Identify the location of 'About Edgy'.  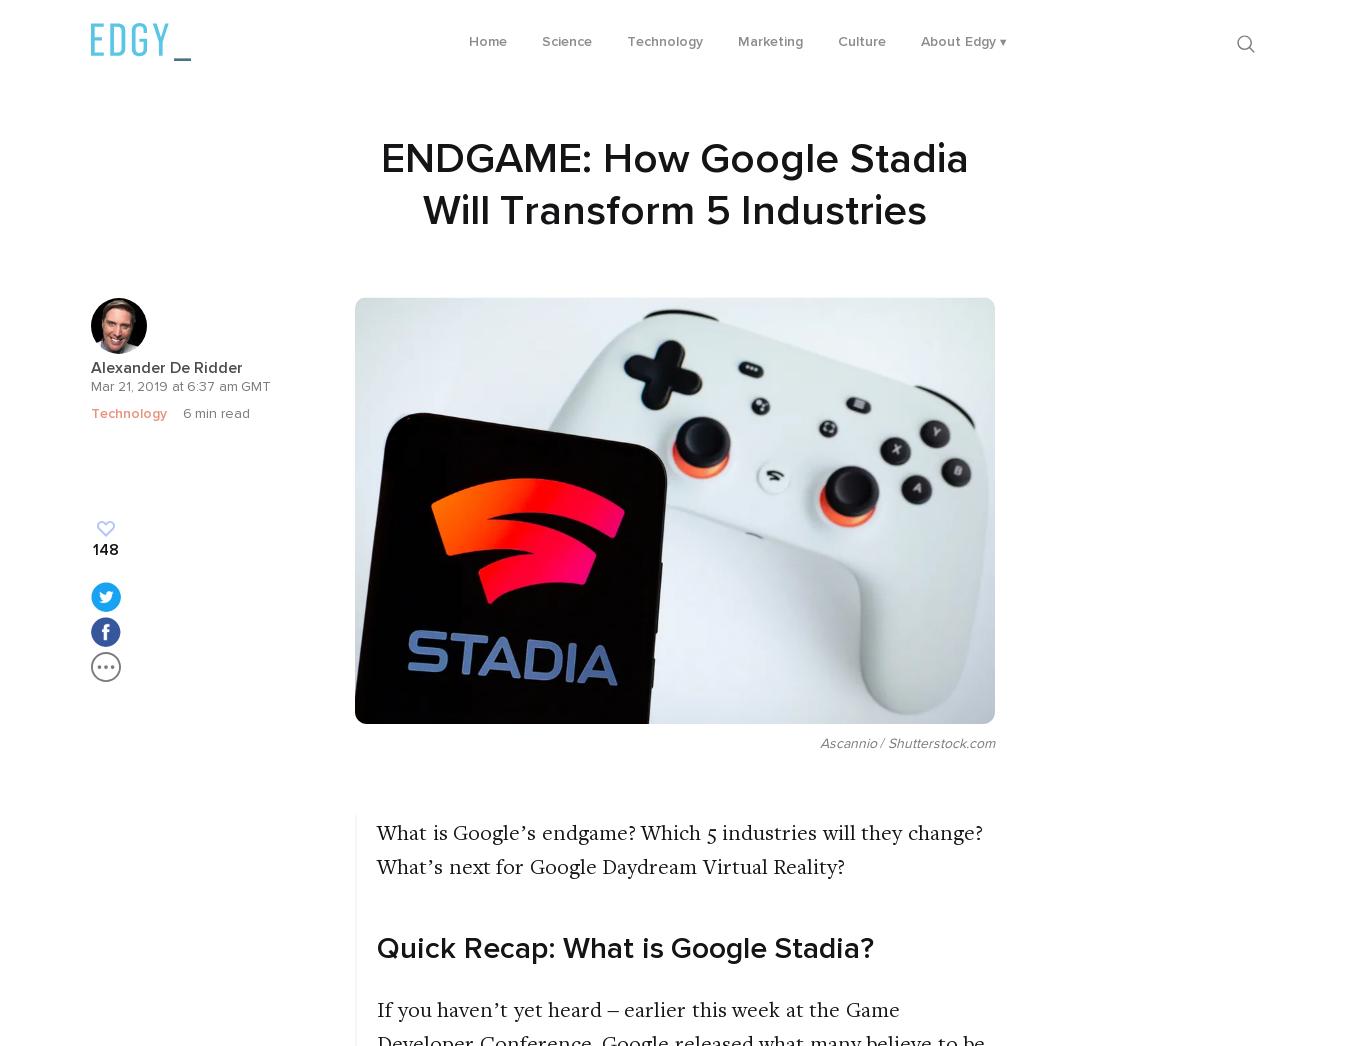
(956, 40).